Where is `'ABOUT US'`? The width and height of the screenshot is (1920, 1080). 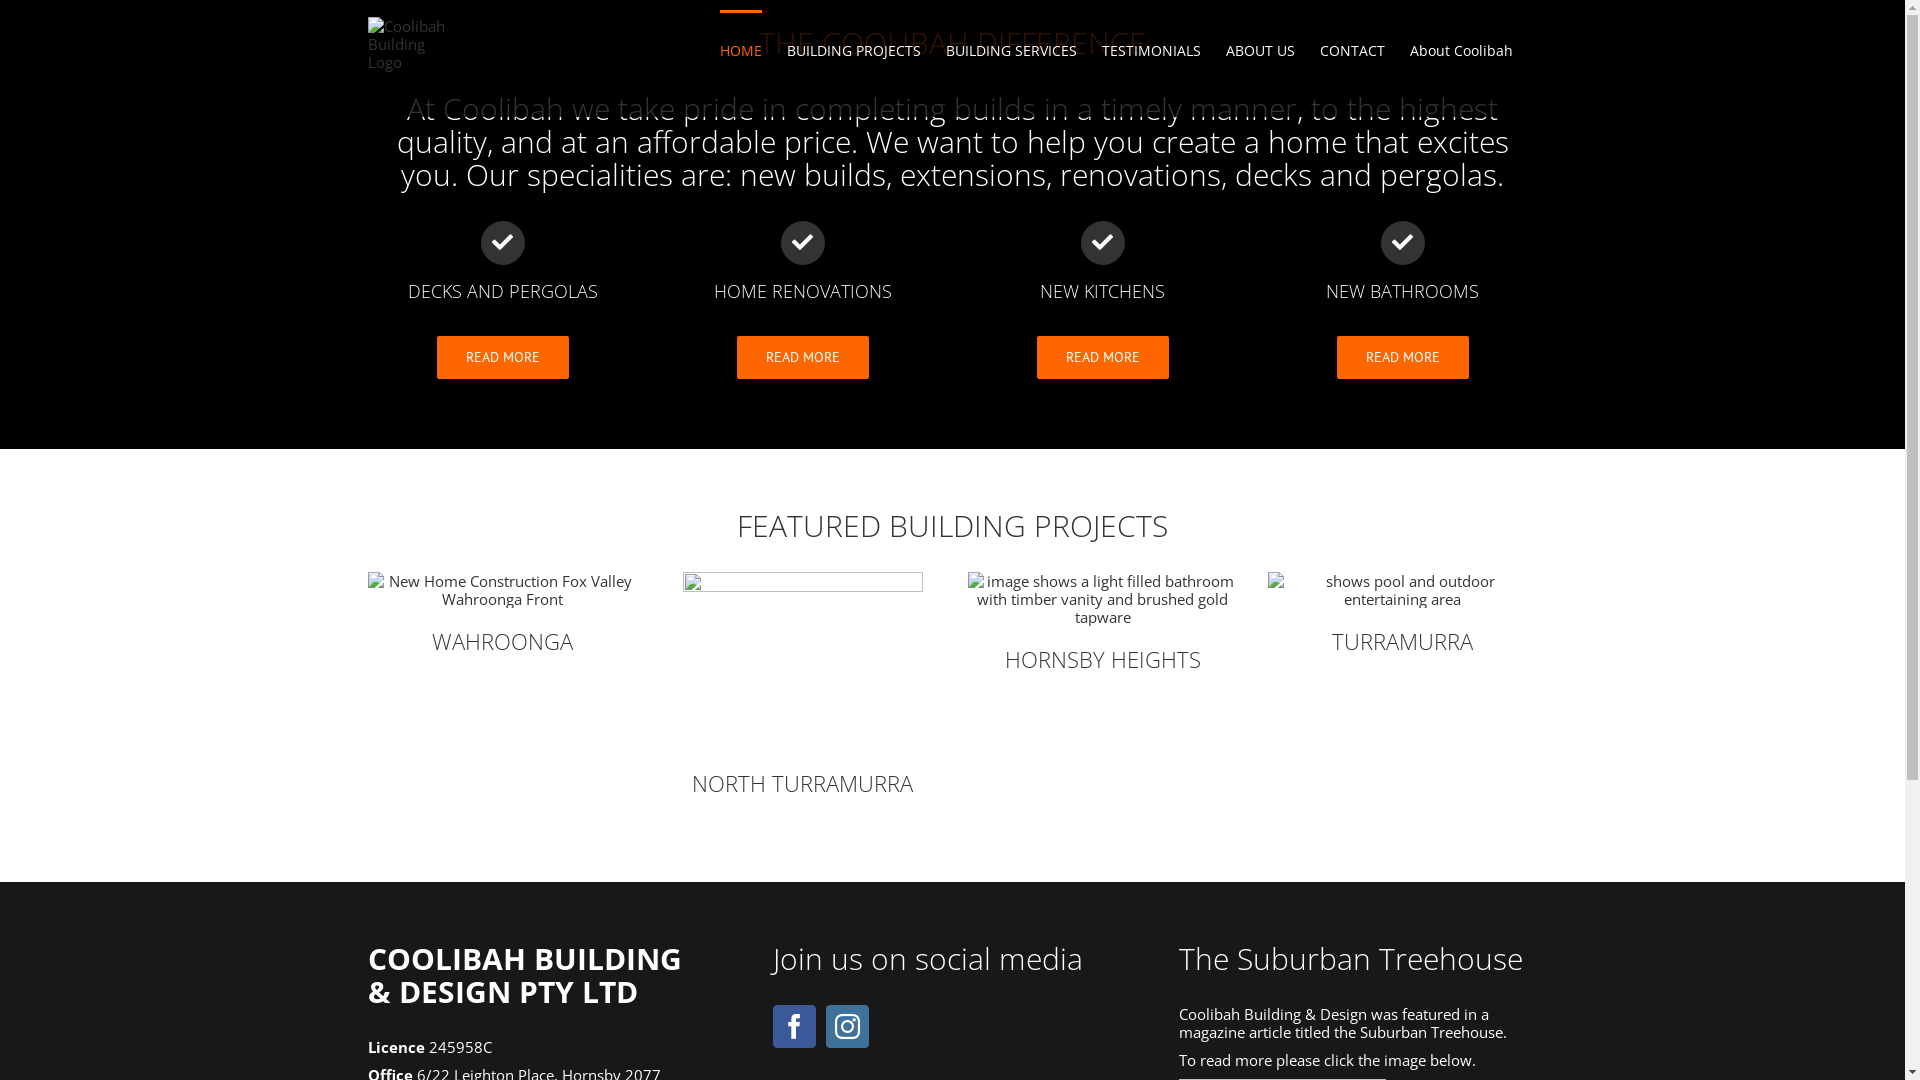
'ABOUT US' is located at coordinates (1259, 48).